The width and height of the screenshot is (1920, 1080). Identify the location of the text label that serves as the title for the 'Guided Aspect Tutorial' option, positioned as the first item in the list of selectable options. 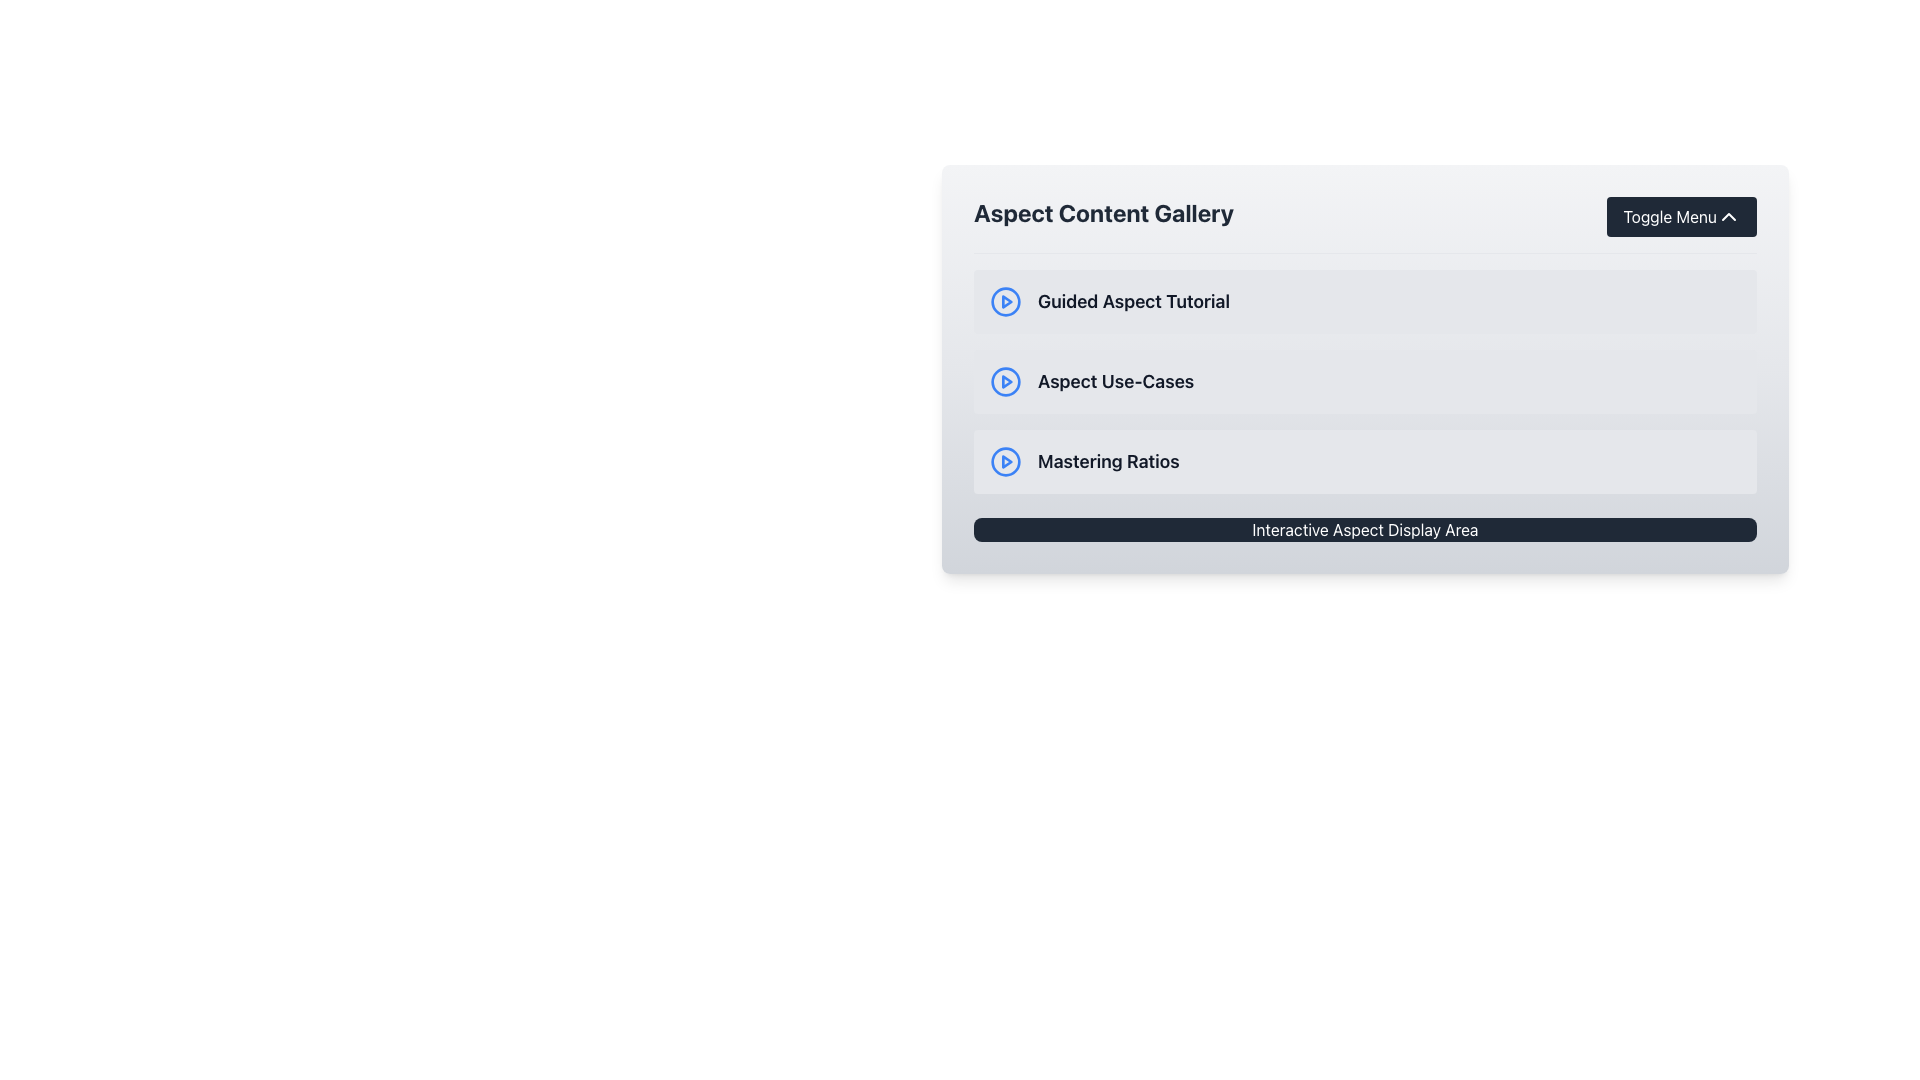
(1133, 301).